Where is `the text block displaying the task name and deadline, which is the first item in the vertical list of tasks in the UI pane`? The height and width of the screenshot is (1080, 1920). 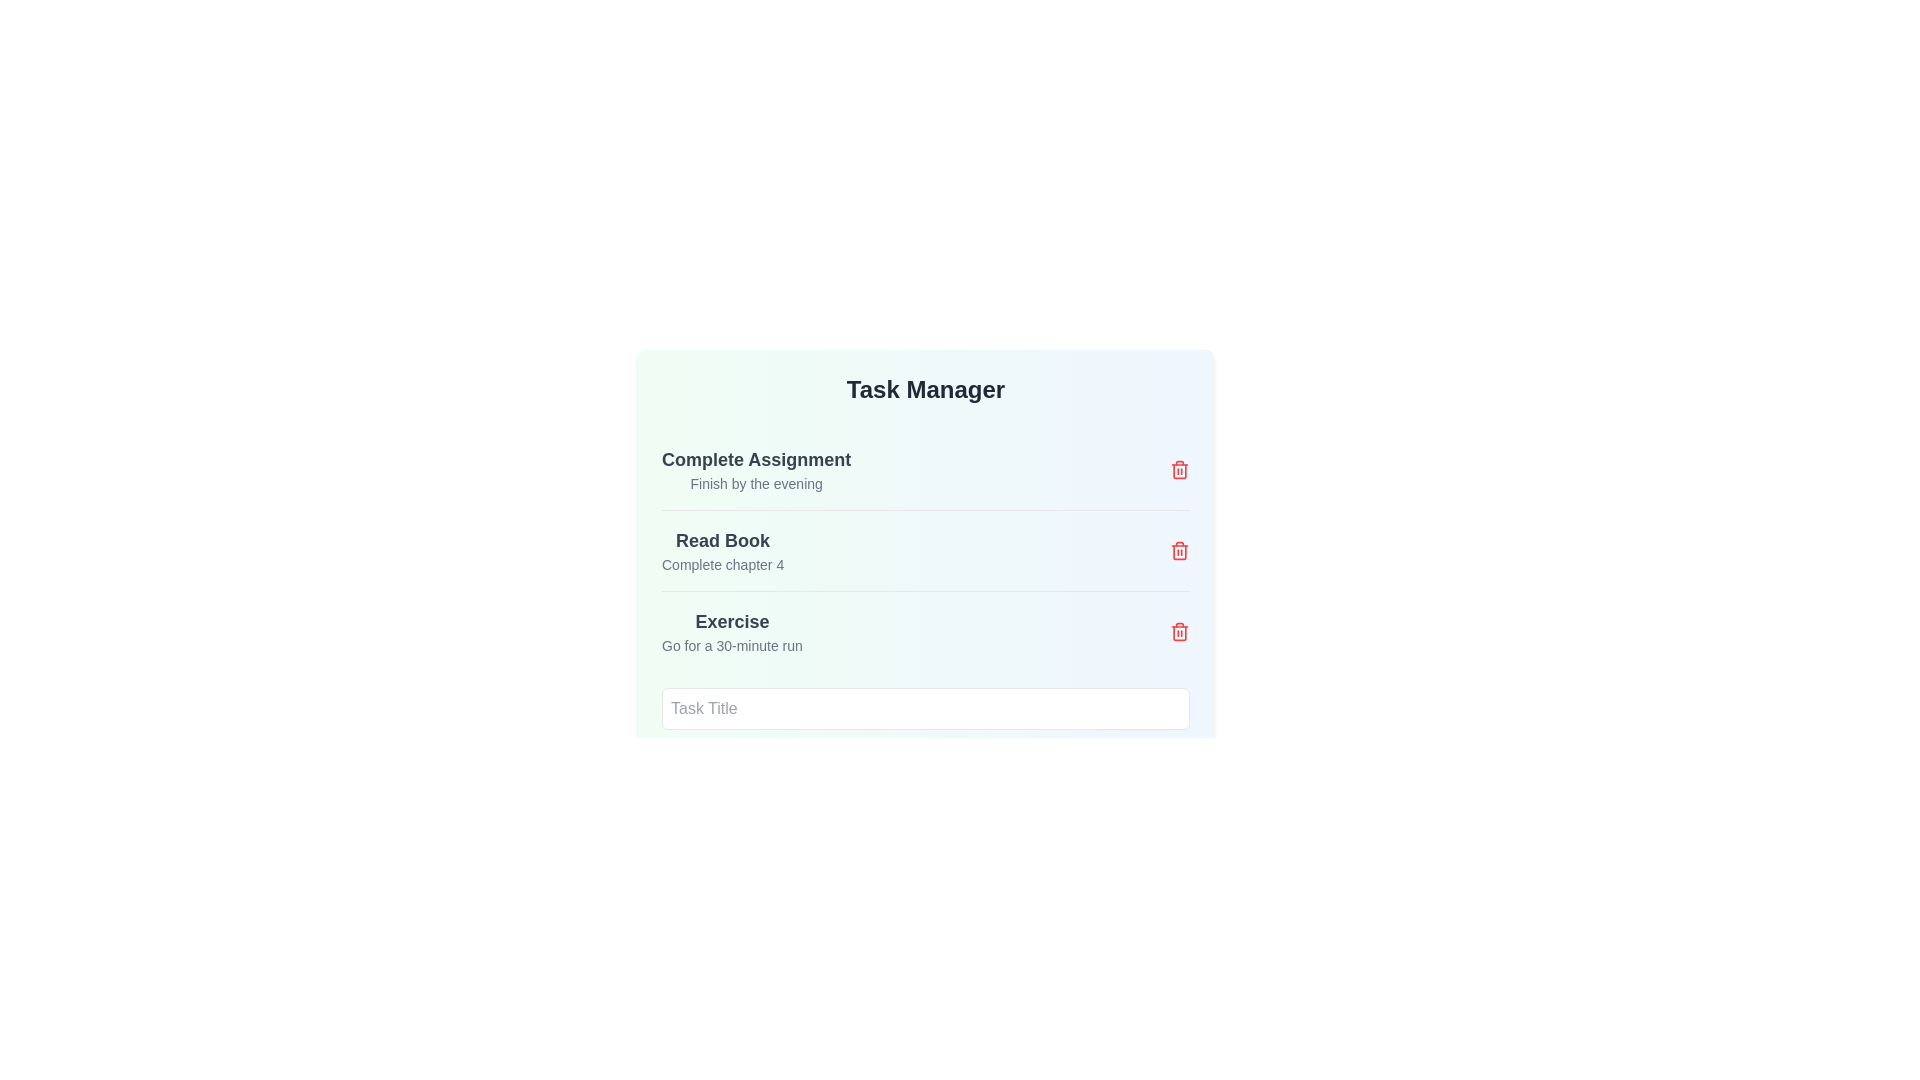
the text block displaying the task name and deadline, which is the first item in the vertical list of tasks in the UI pane is located at coordinates (755, 470).